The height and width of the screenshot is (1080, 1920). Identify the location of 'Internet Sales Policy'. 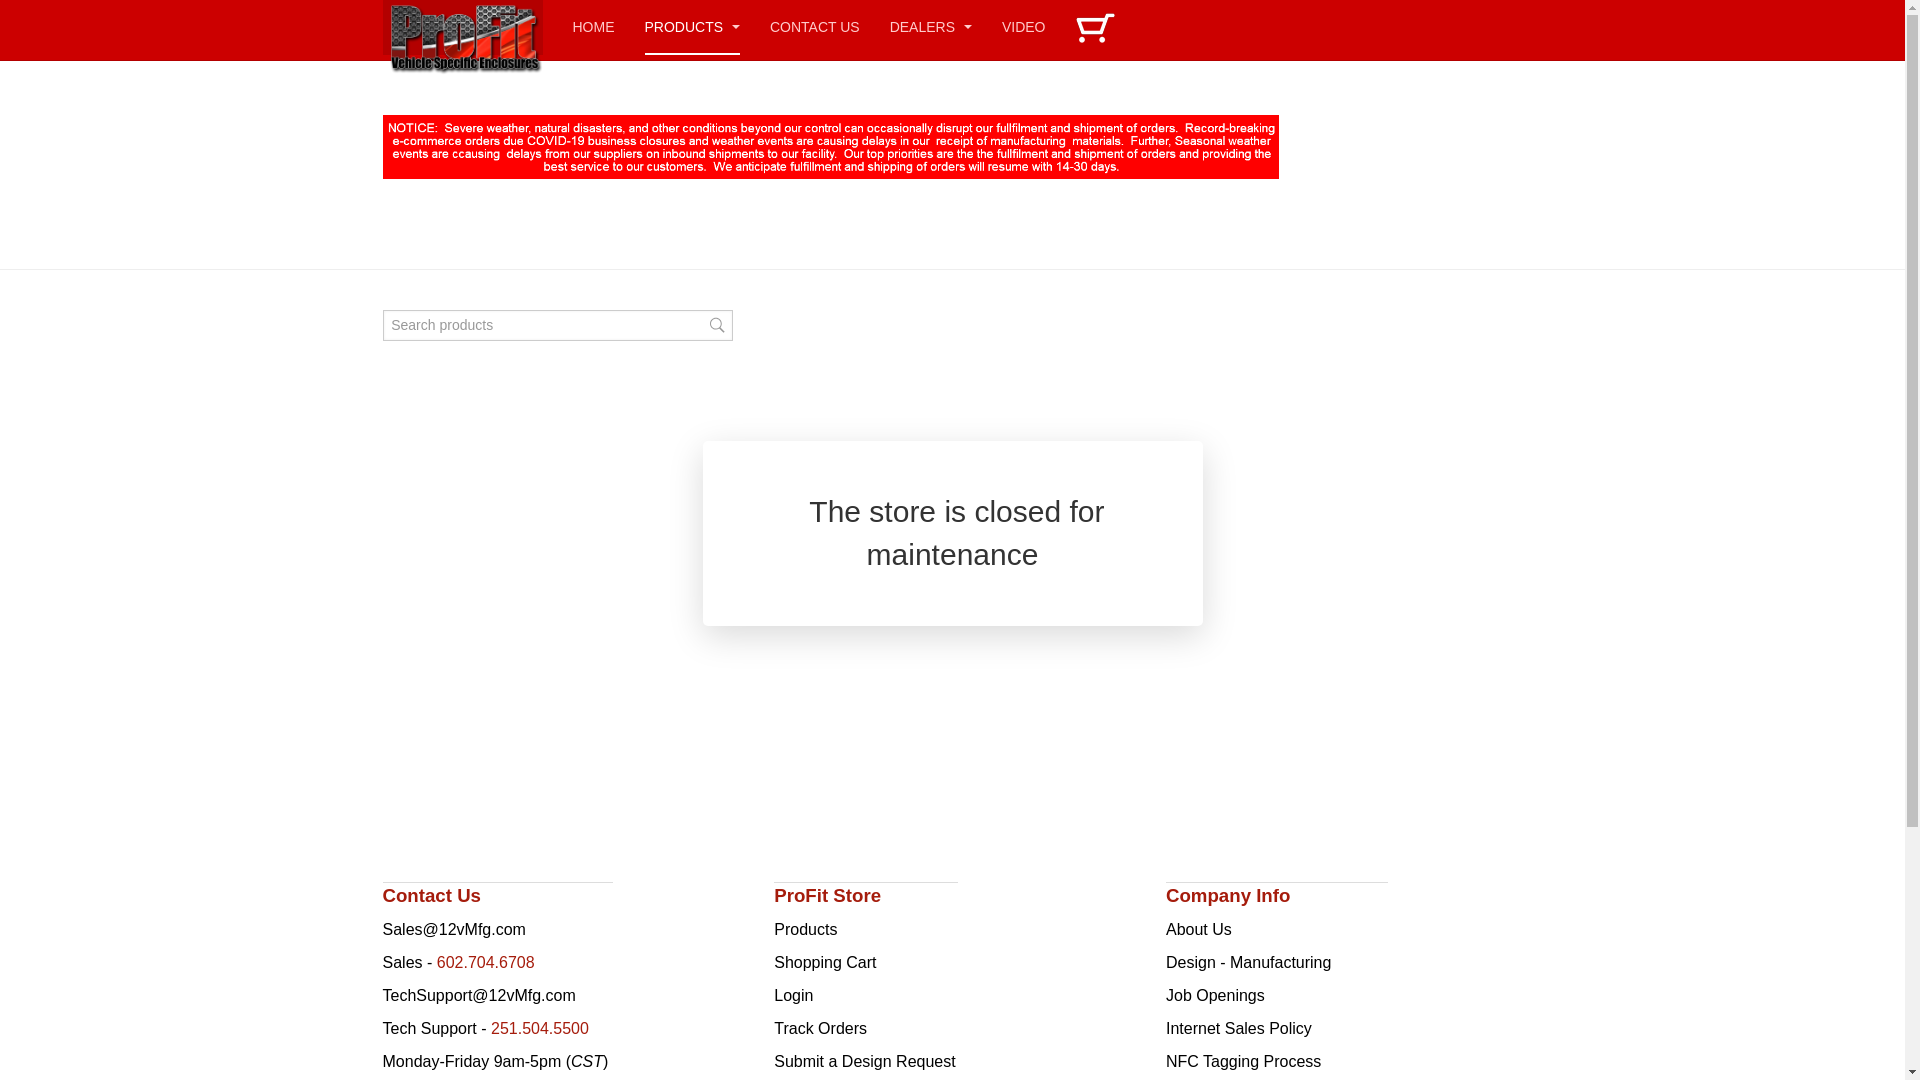
(1166, 1028).